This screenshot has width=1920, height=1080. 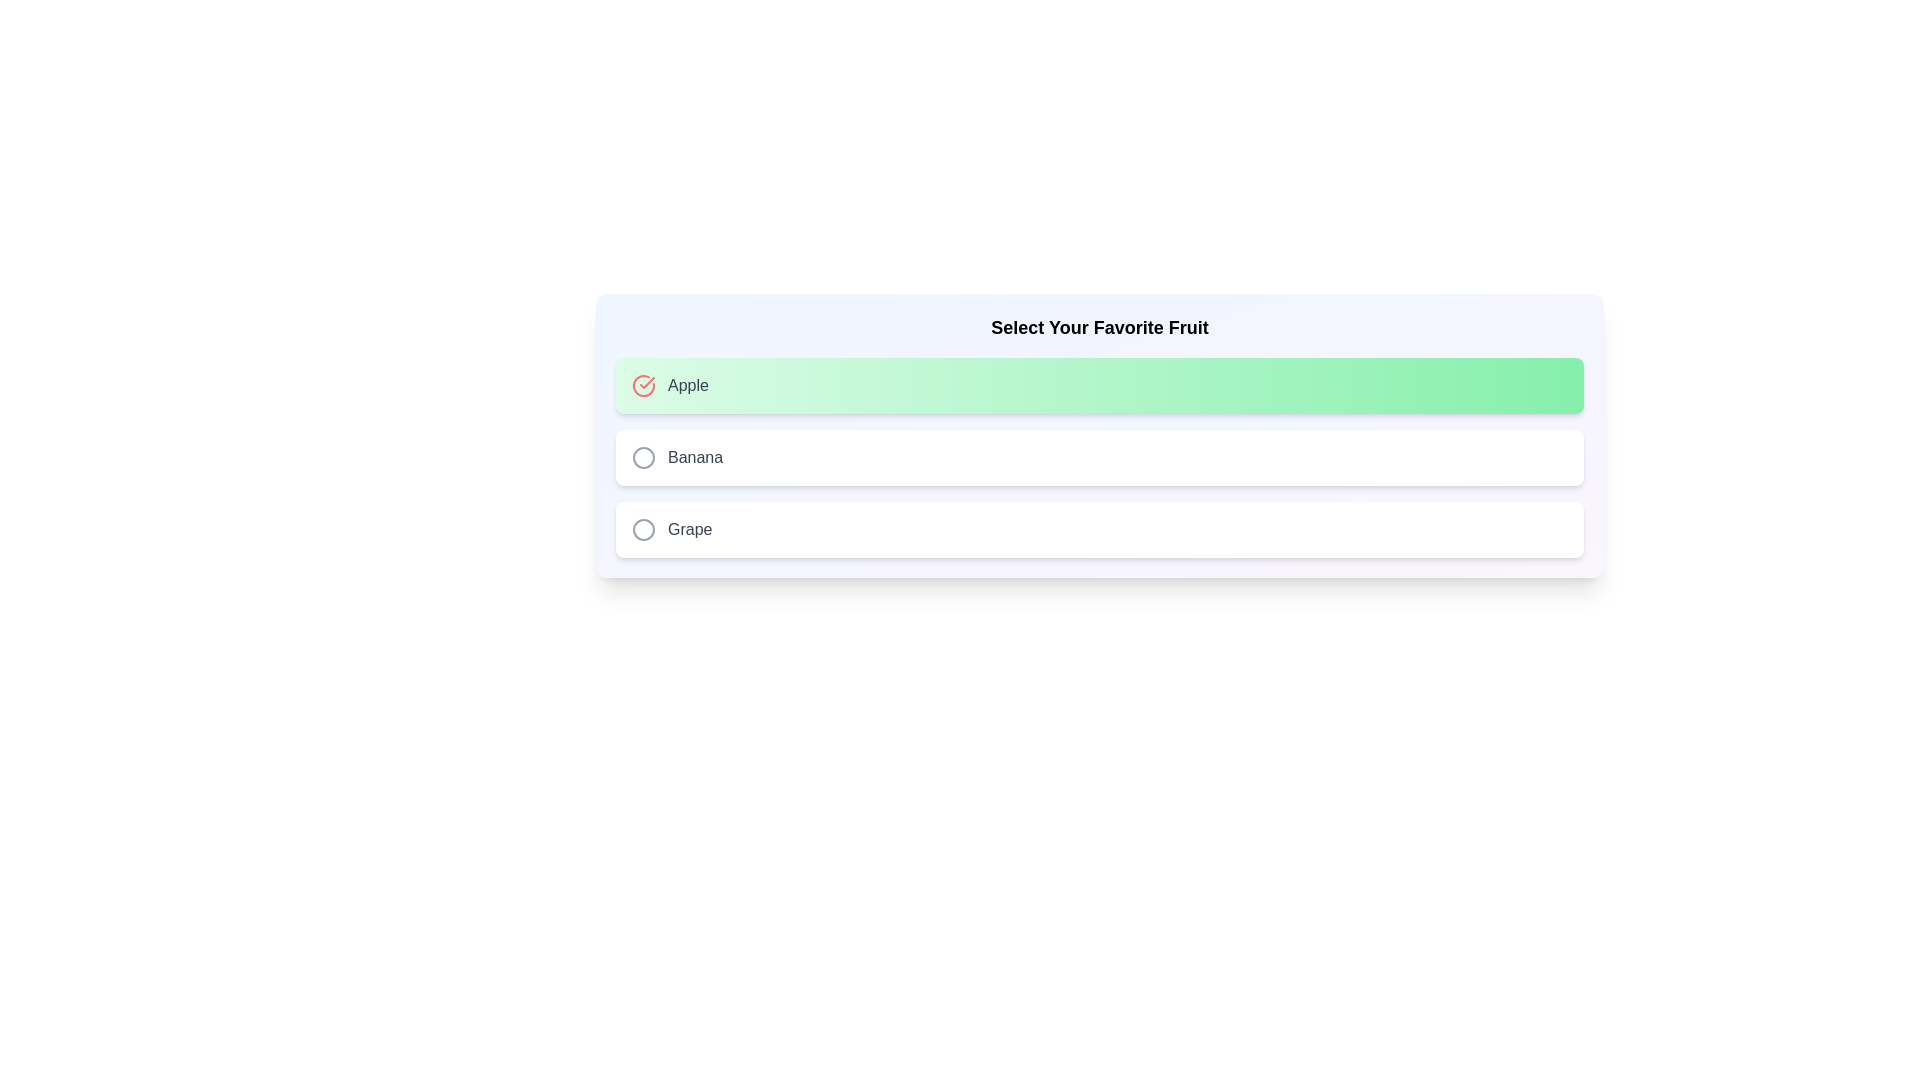 What do you see at coordinates (647, 382) in the screenshot?
I see `the arrow icon indicating that 'Apple' is the currently selected option in the vertical list of favorite fruits` at bounding box center [647, 382].